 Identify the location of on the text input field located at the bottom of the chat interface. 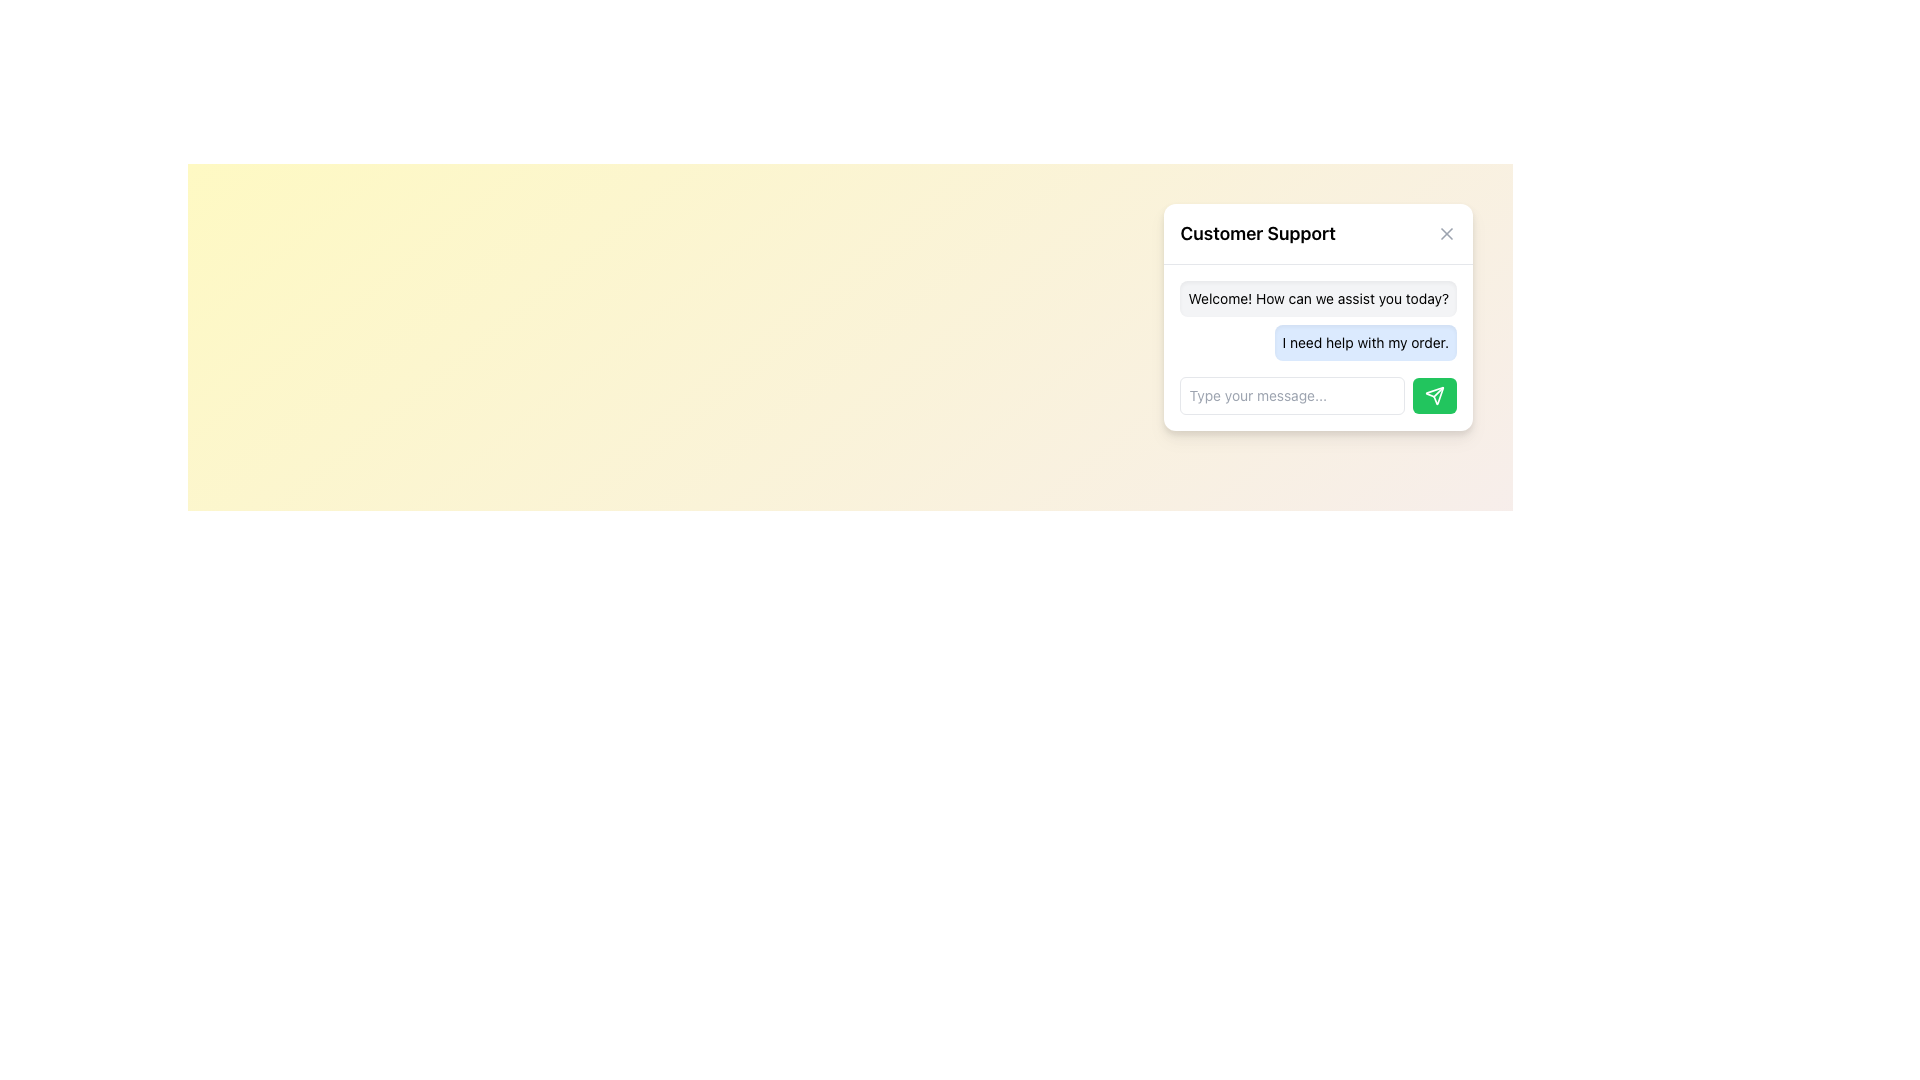
(1292, 396).